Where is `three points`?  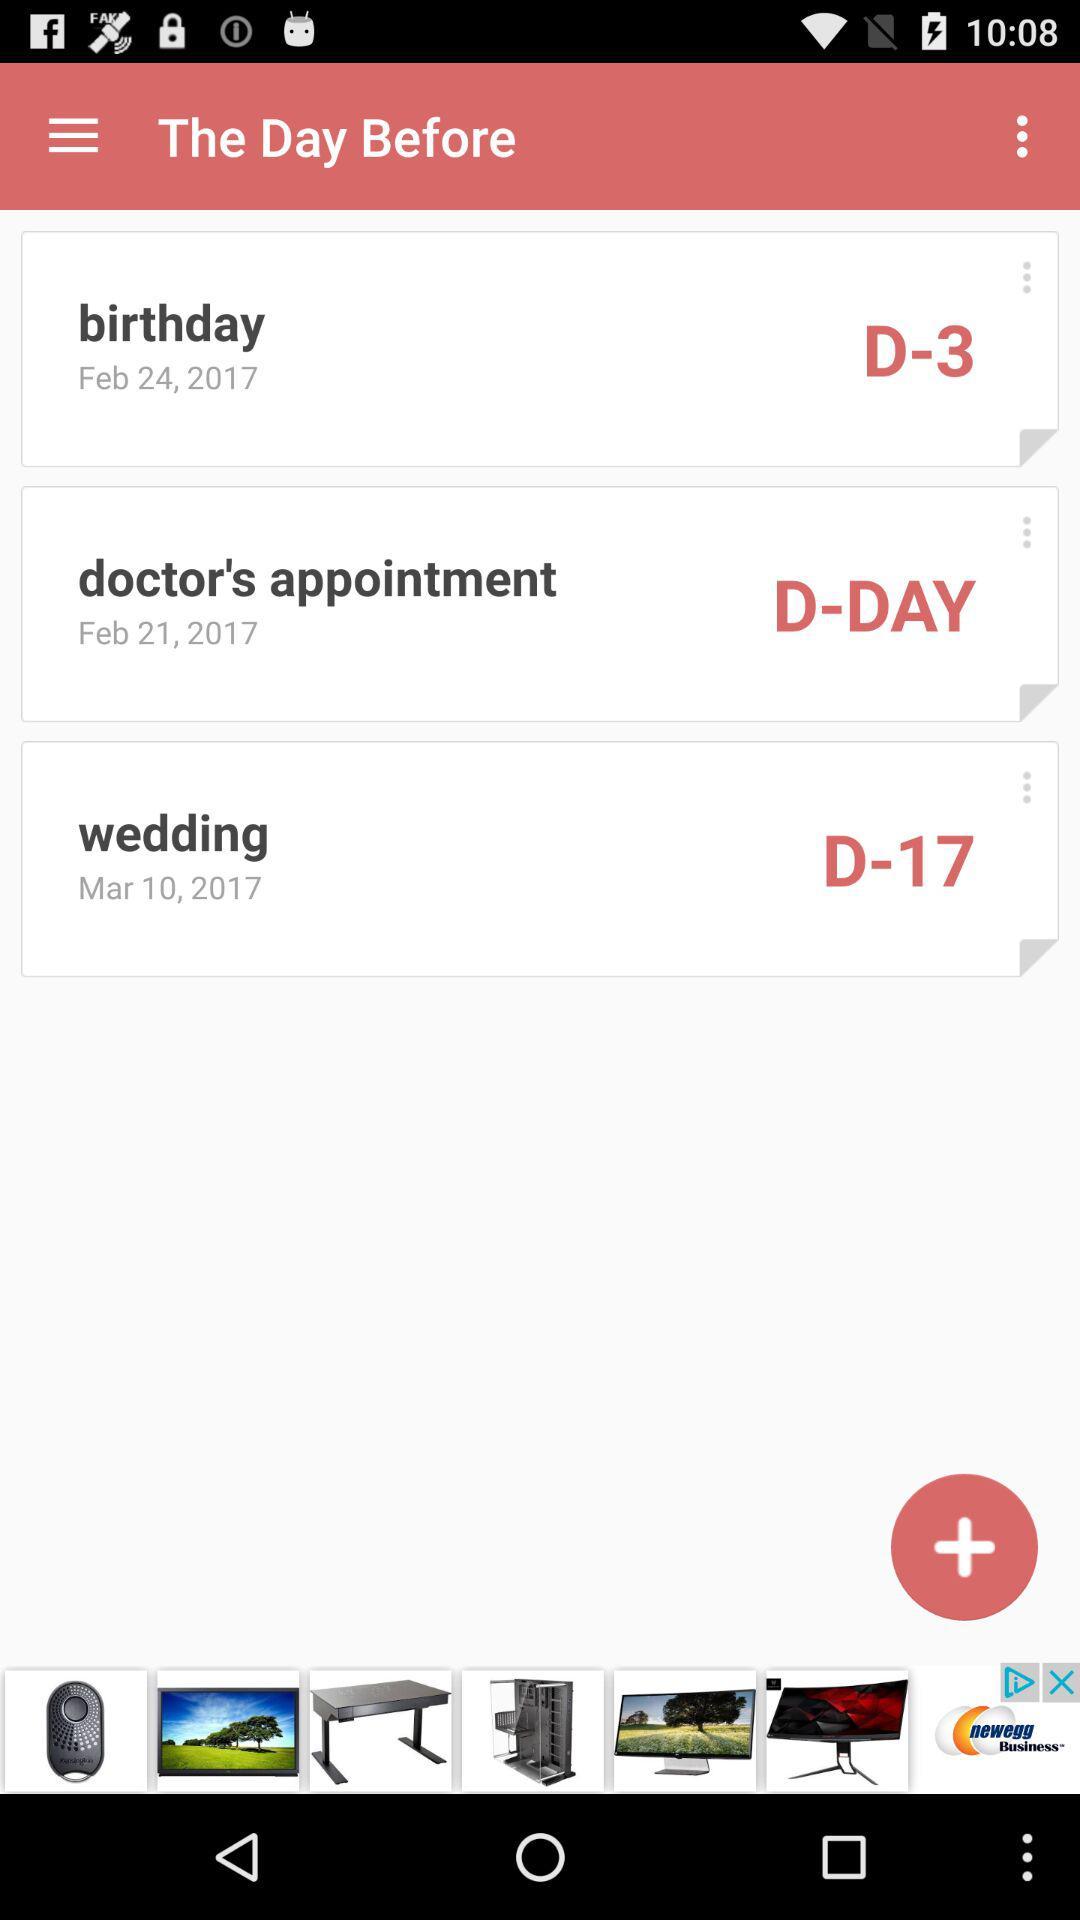 three points is located at coordinates (1026, 532).